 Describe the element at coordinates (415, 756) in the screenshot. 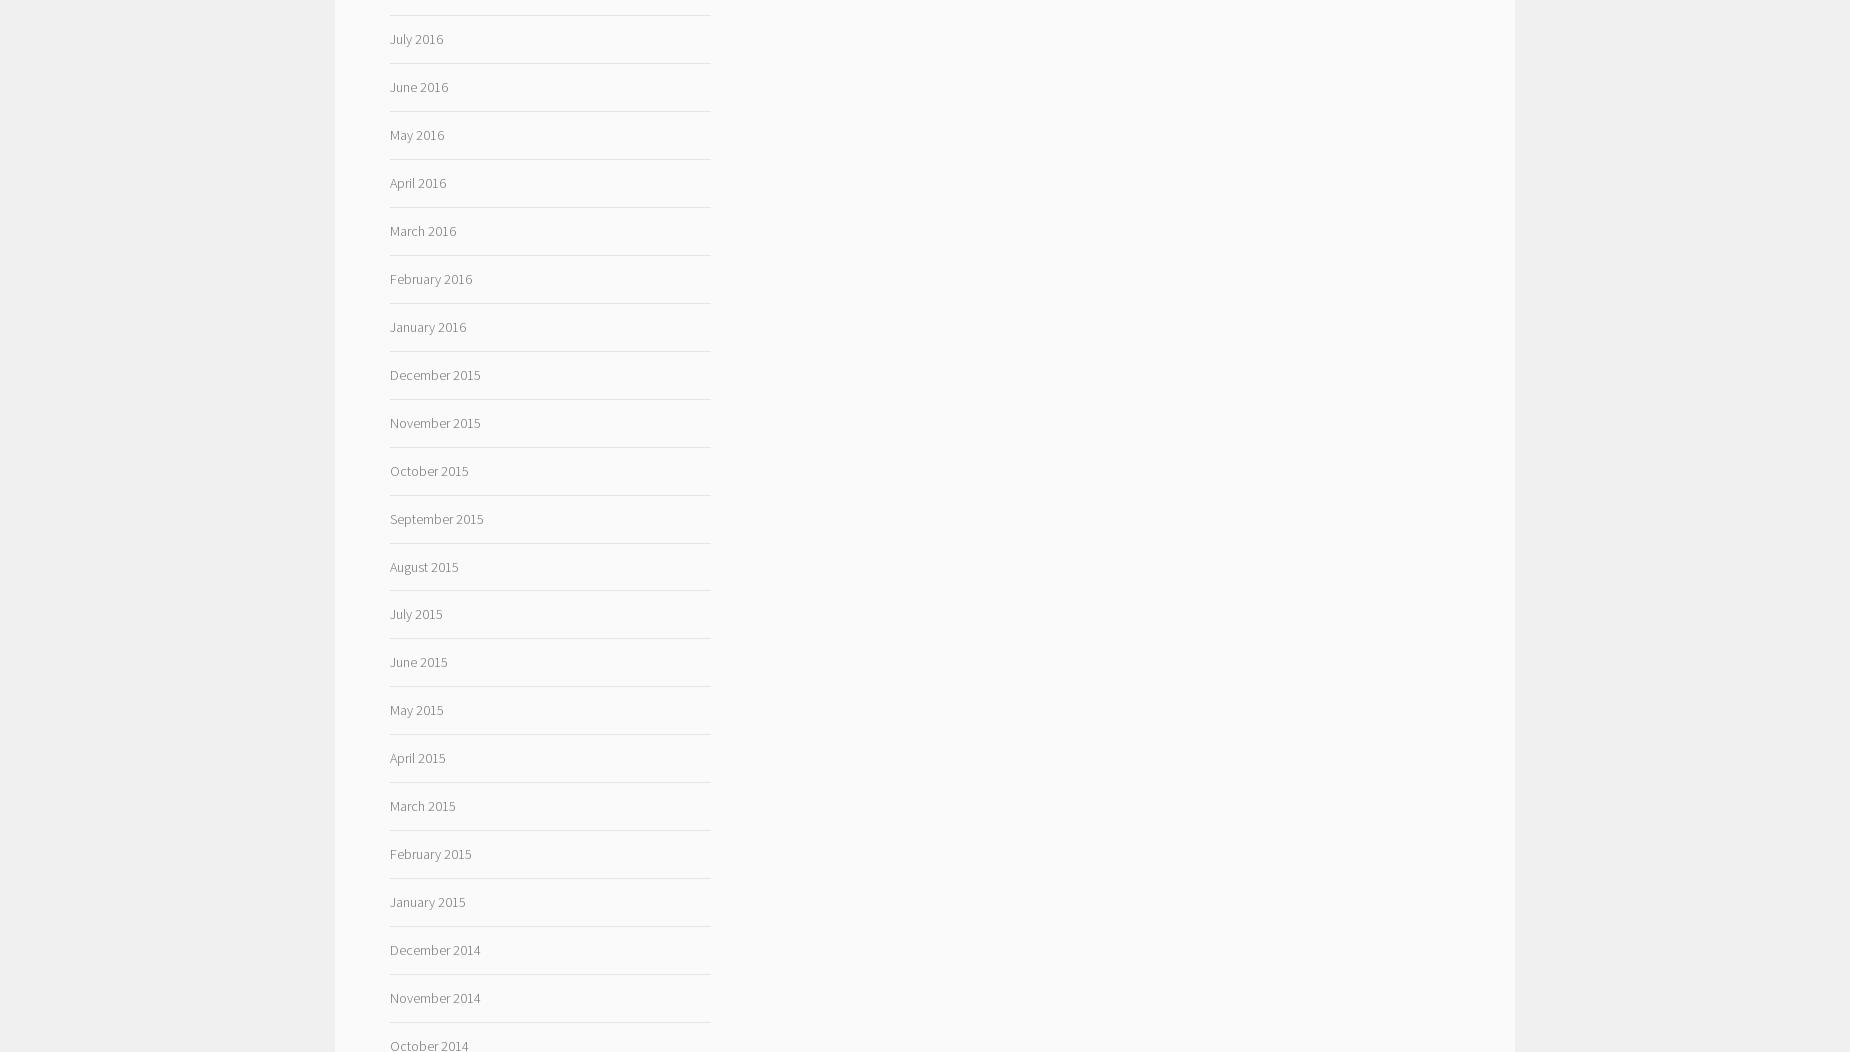

I see `'April 2015'` at that location.